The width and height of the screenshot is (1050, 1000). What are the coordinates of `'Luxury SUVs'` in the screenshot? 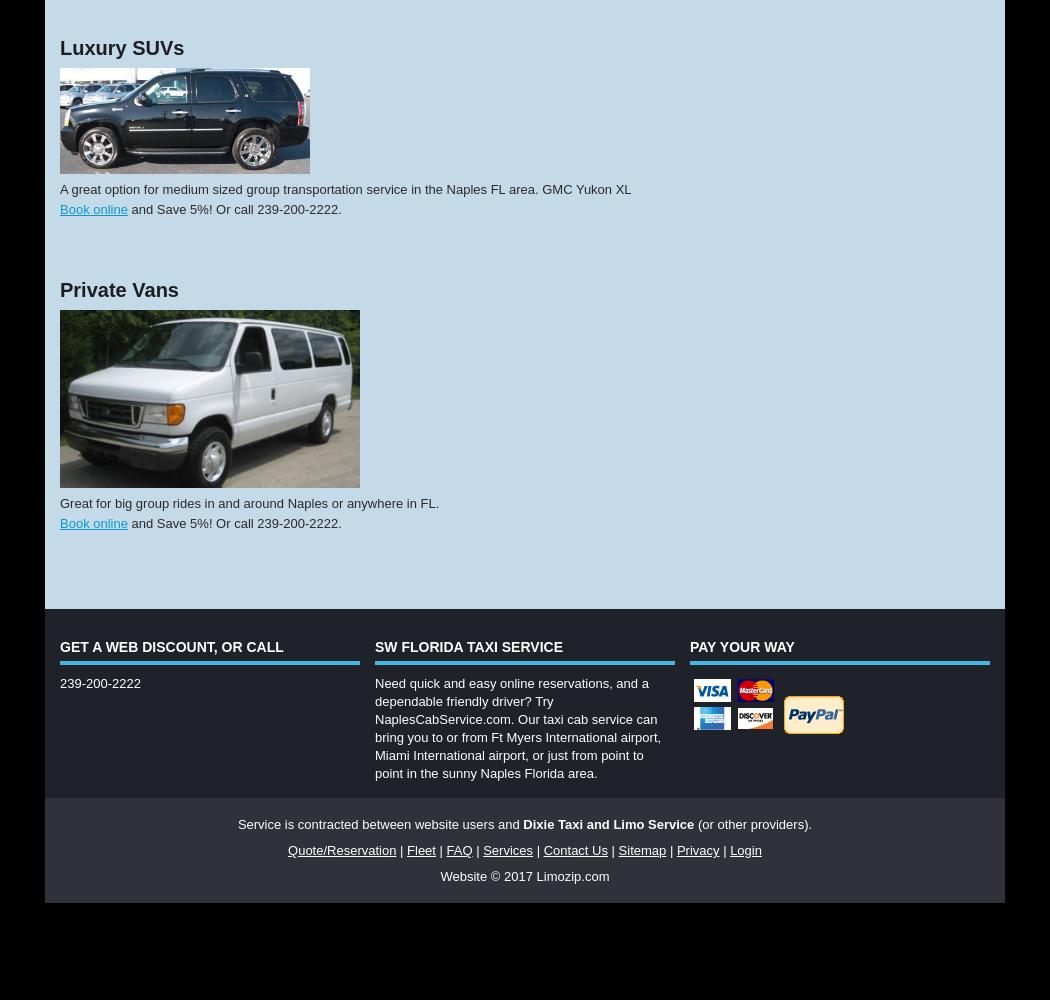 It's located at (58, 47).